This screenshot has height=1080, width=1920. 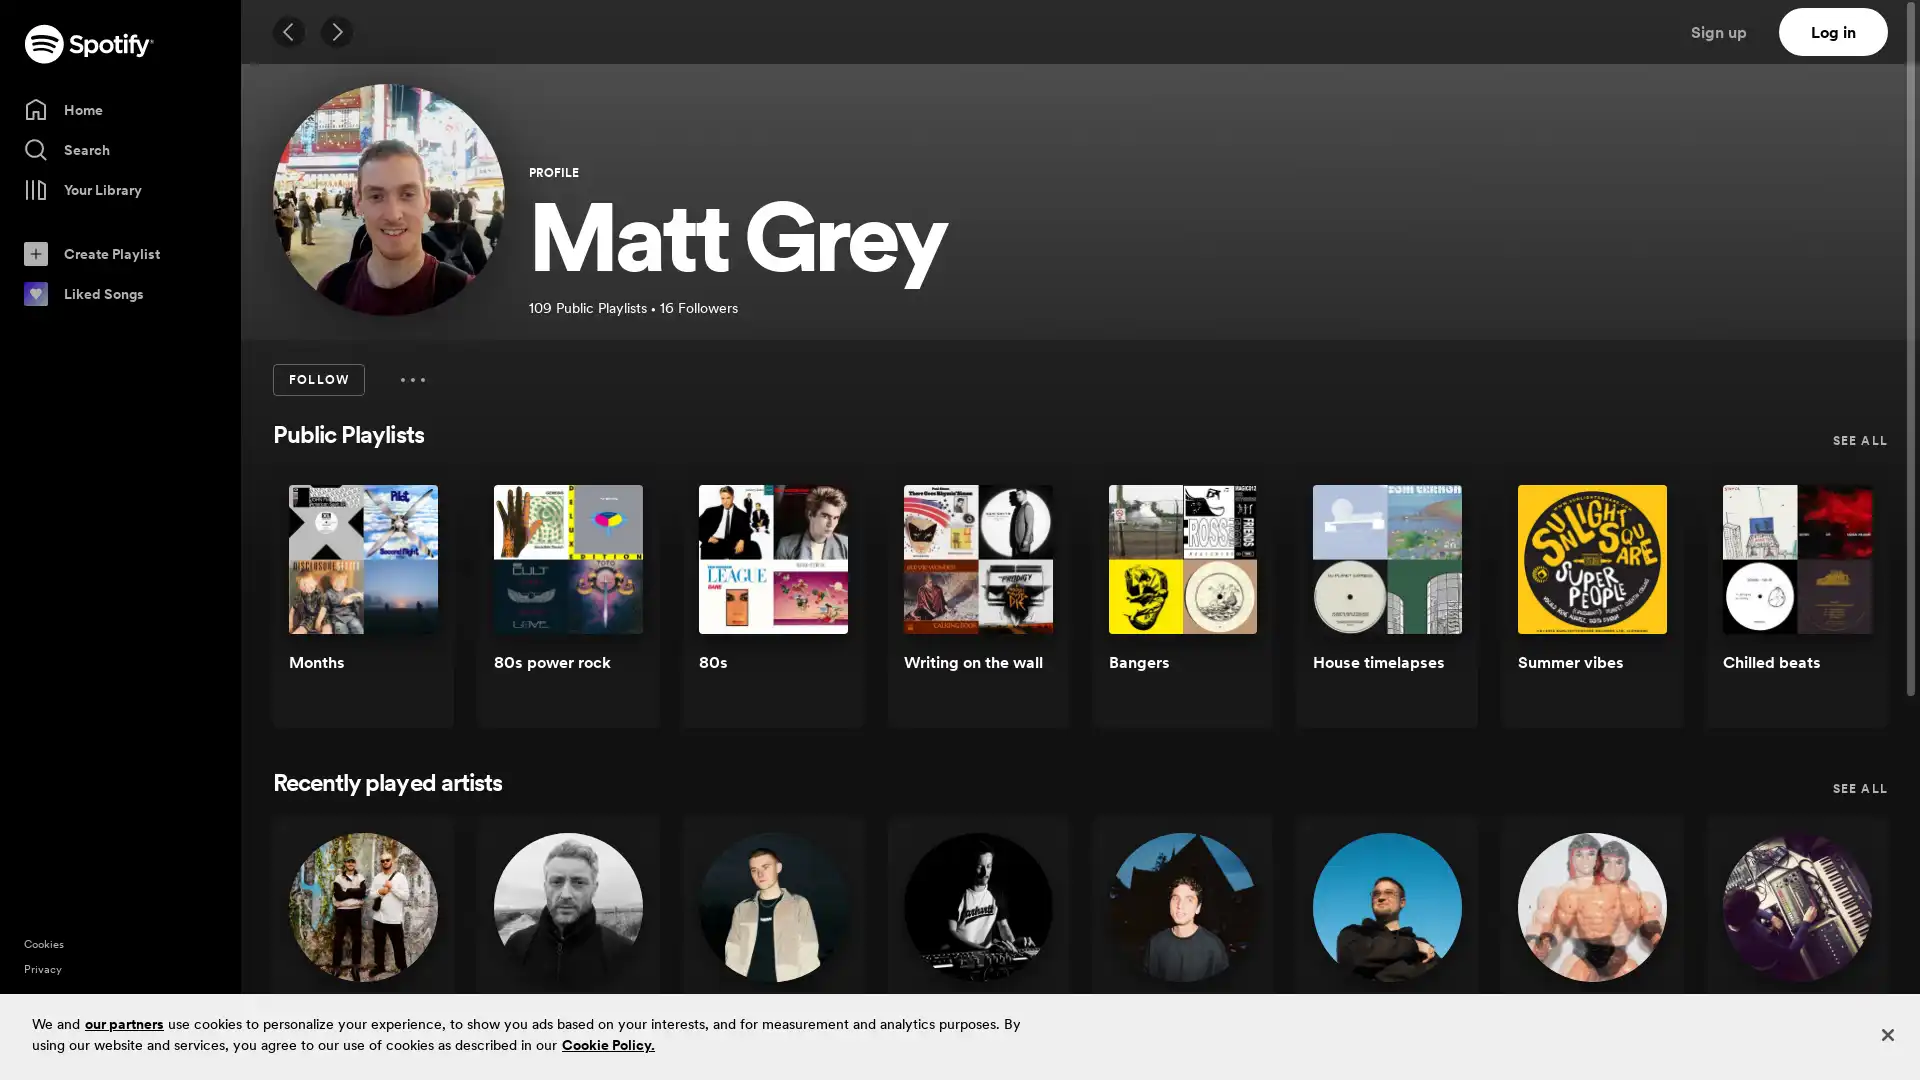 What do you see at coordinates (608, 955) in the screenshot?
I see `Play Calibre` at bounding box center [608, 955].